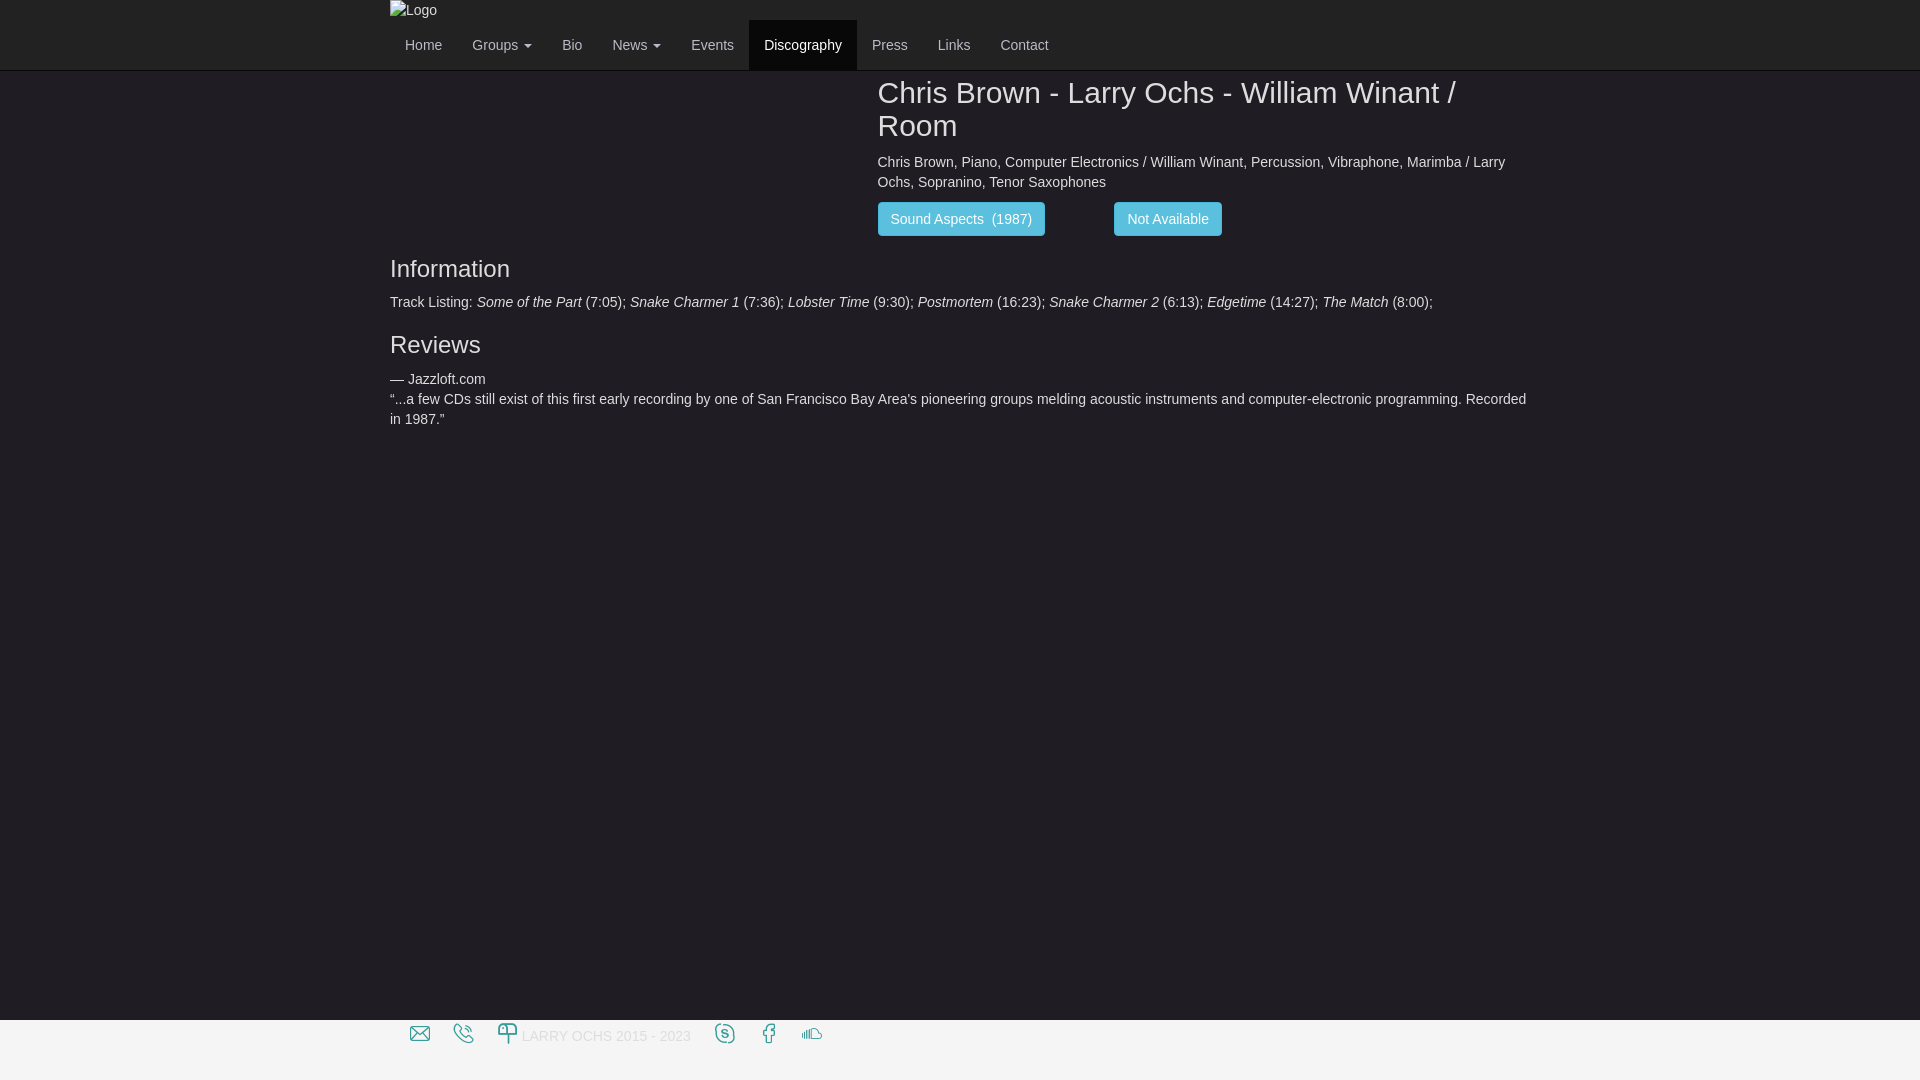 The image size is (1920, 1080). I want to click on 'Press', so click(888, 45).